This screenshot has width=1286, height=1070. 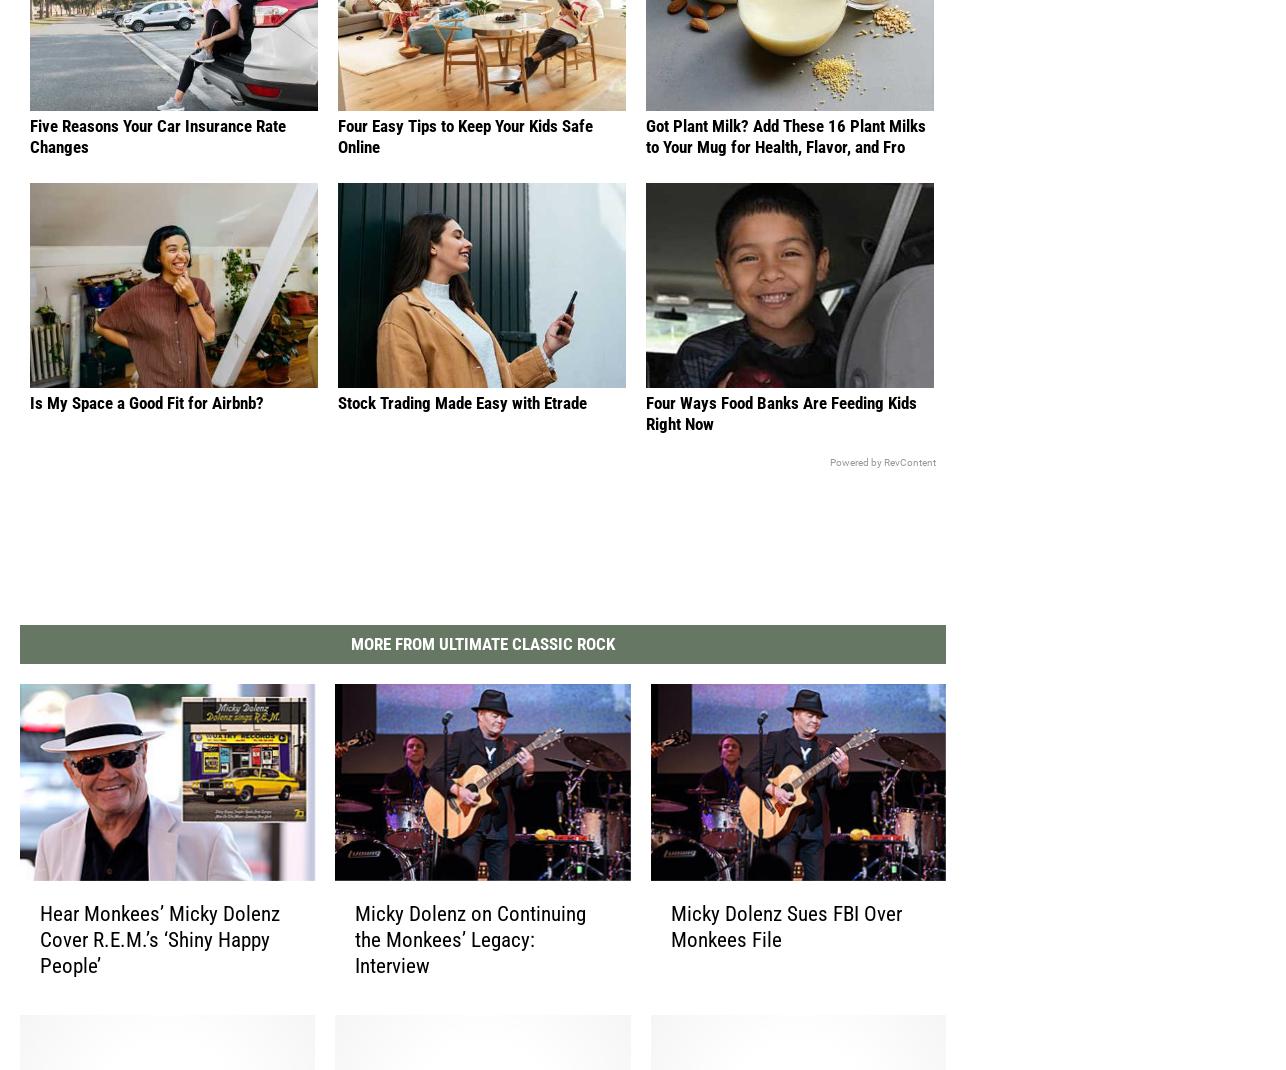 What do you see at coordinates (461, 420) in the screenshot?
I see `'Stock Trading Made Easy with Etrade'` at bounding box center [461, 420].